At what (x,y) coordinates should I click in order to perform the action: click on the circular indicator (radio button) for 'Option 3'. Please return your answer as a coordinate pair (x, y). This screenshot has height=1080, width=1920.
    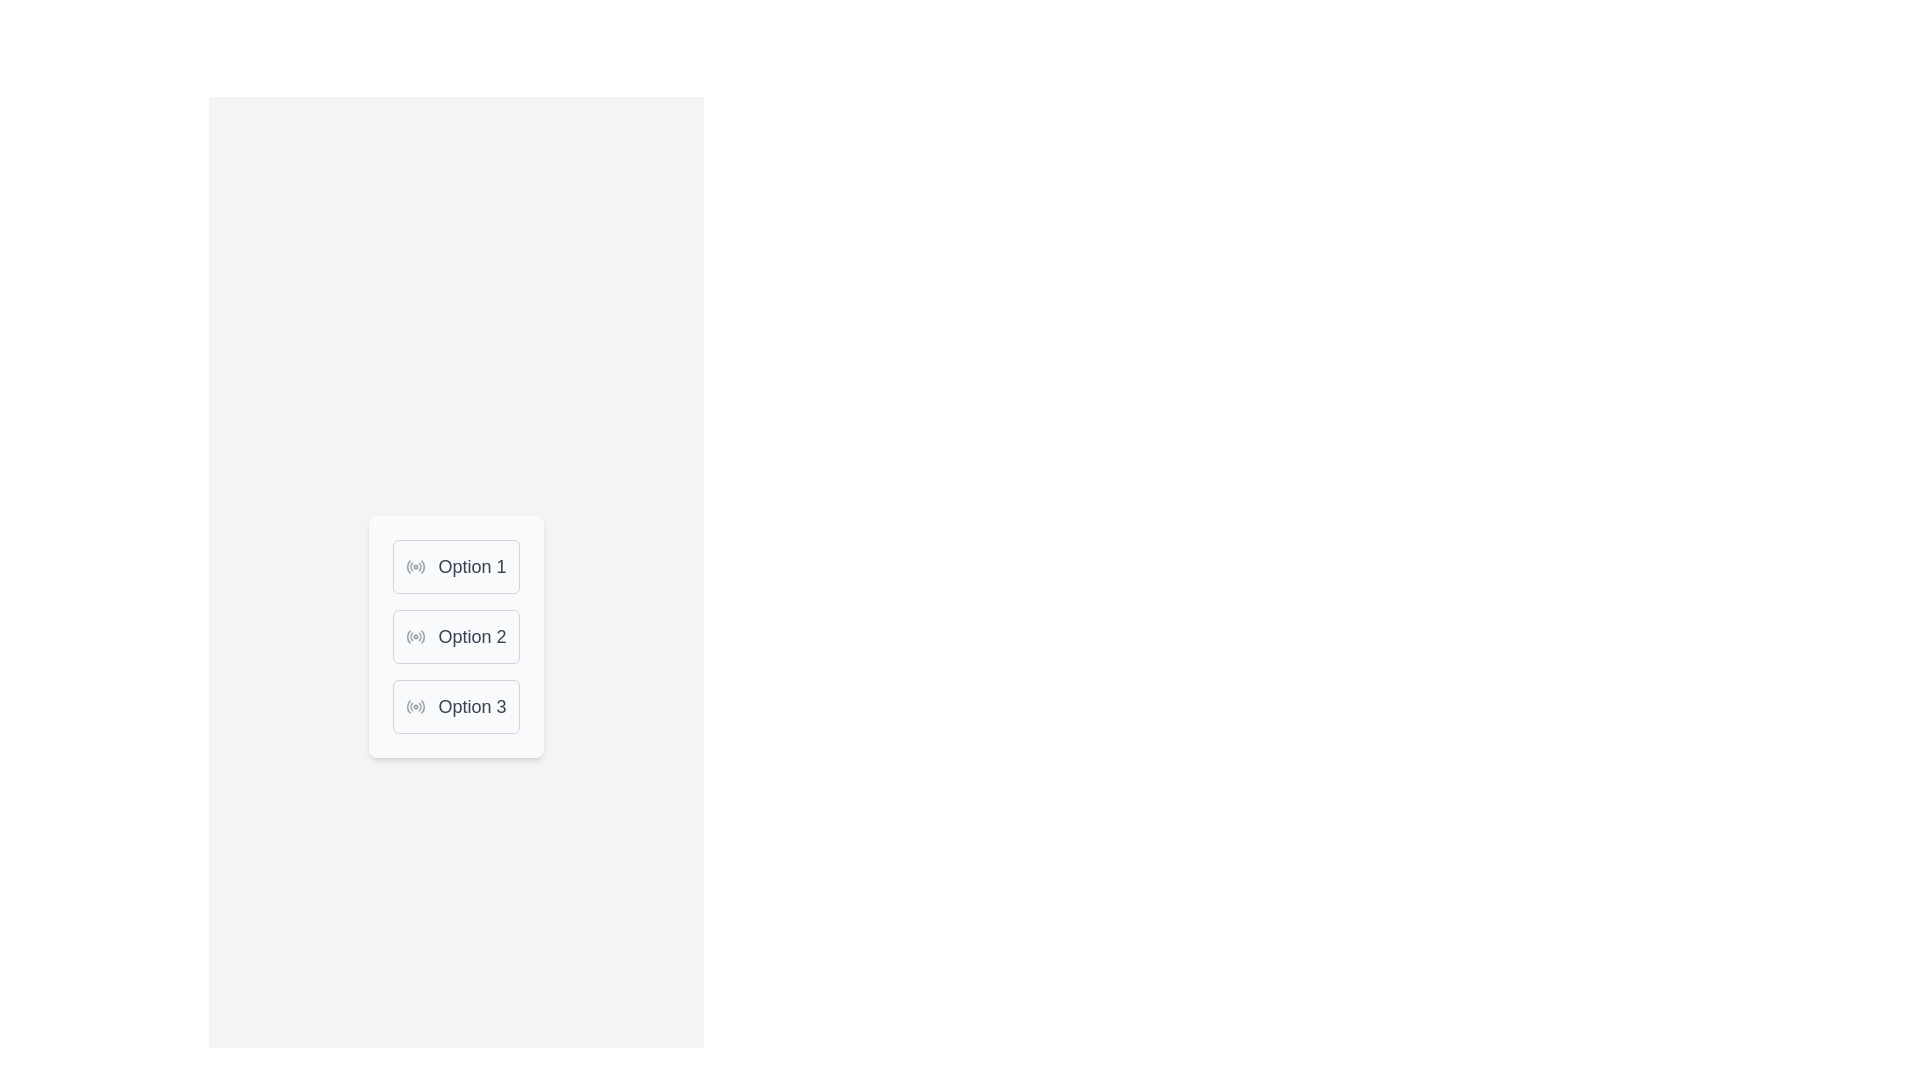
    Looking at the image, I should click on (415, 705).